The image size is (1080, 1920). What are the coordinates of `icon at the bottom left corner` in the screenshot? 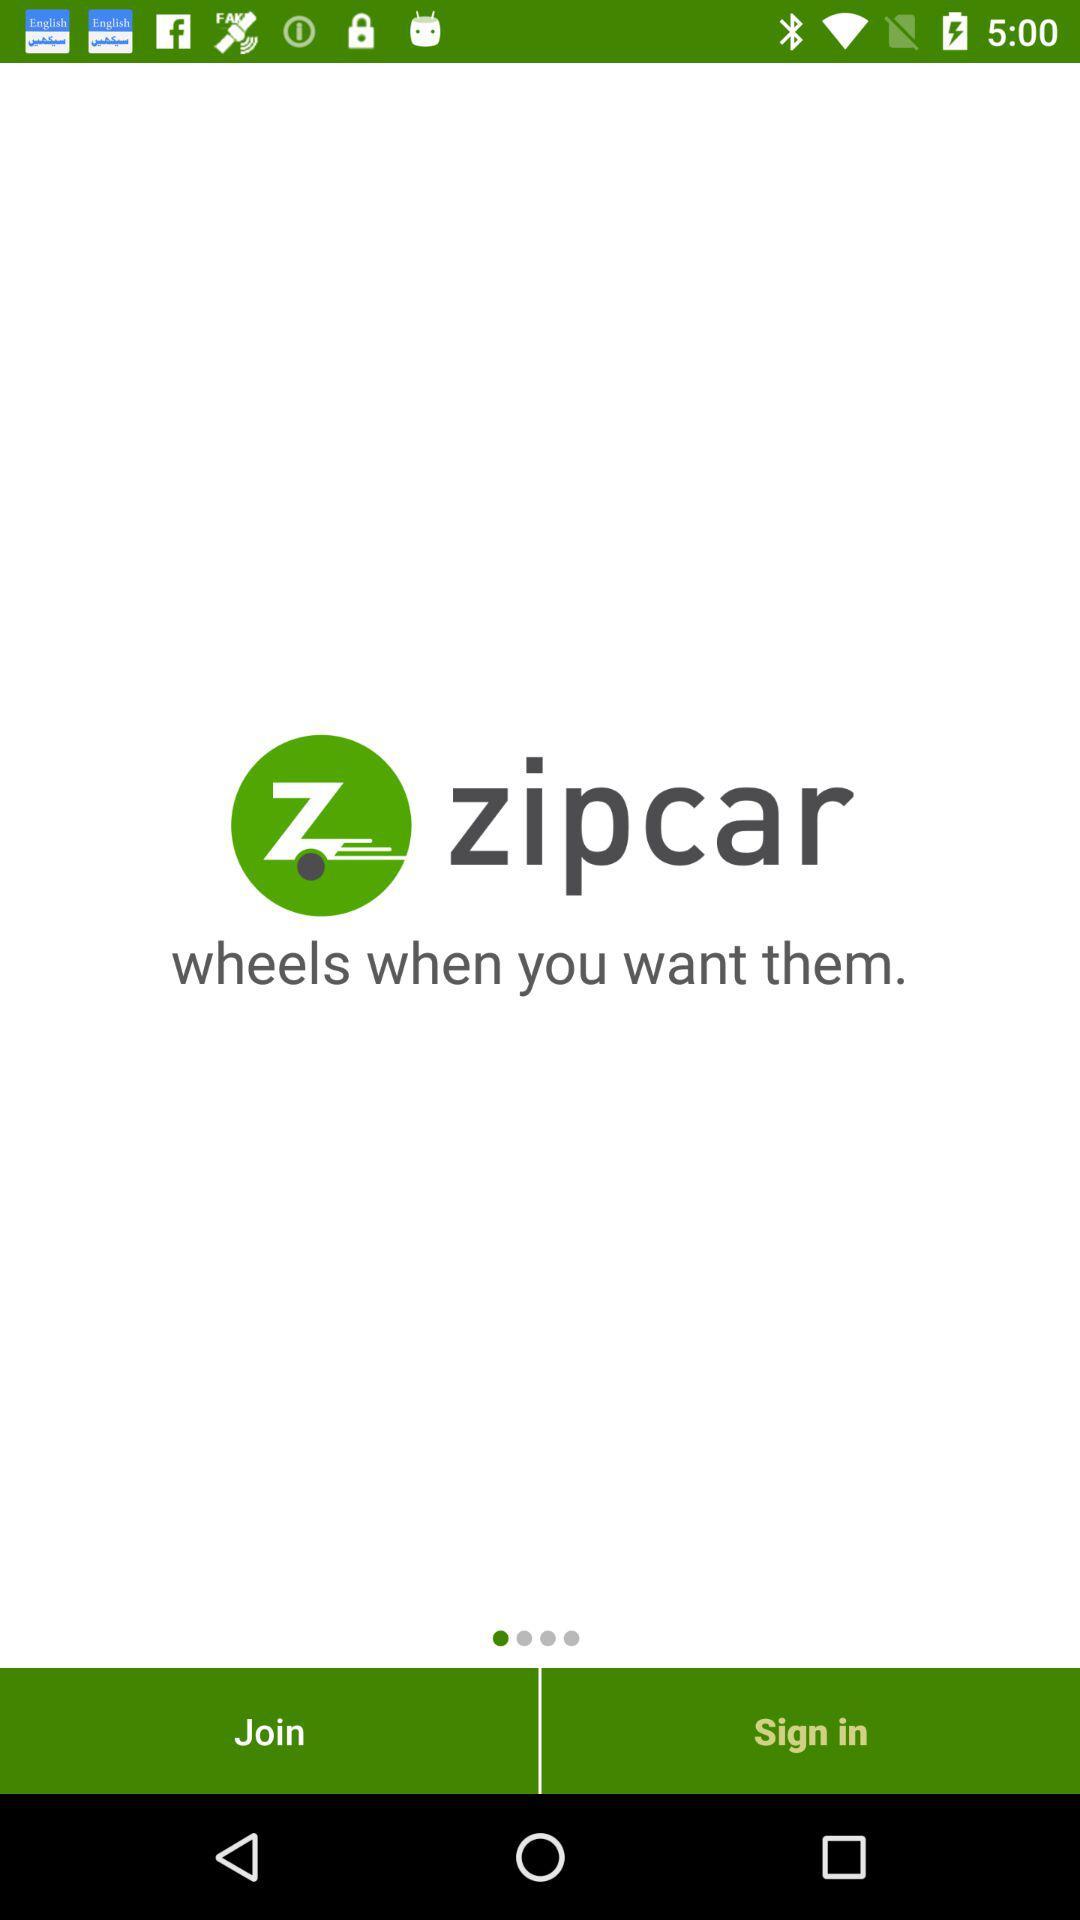 It's located at (268, 1730).